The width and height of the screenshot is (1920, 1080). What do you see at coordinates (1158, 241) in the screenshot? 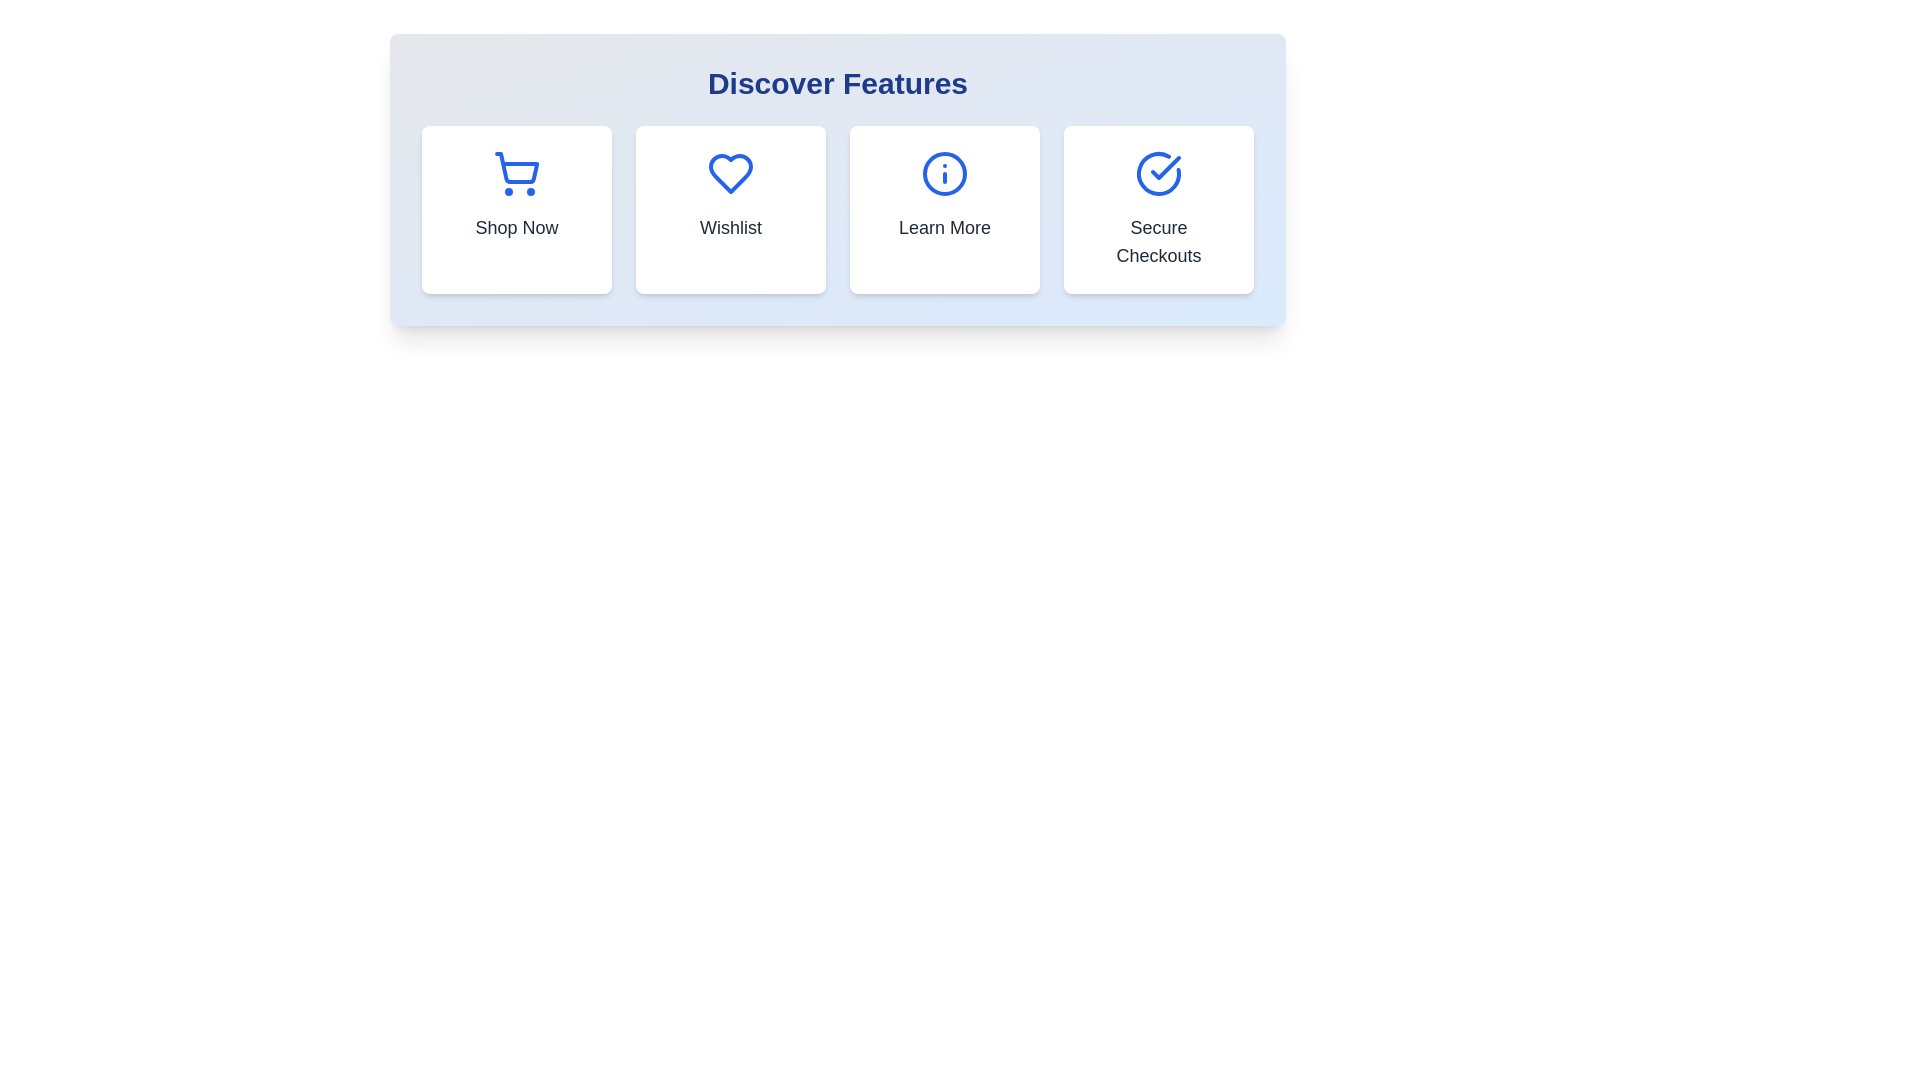
I see `the Text Label indicating secure checkouts, located in the fourth feature of the 'Discover Features' group` at bounding box center [1158, 241].